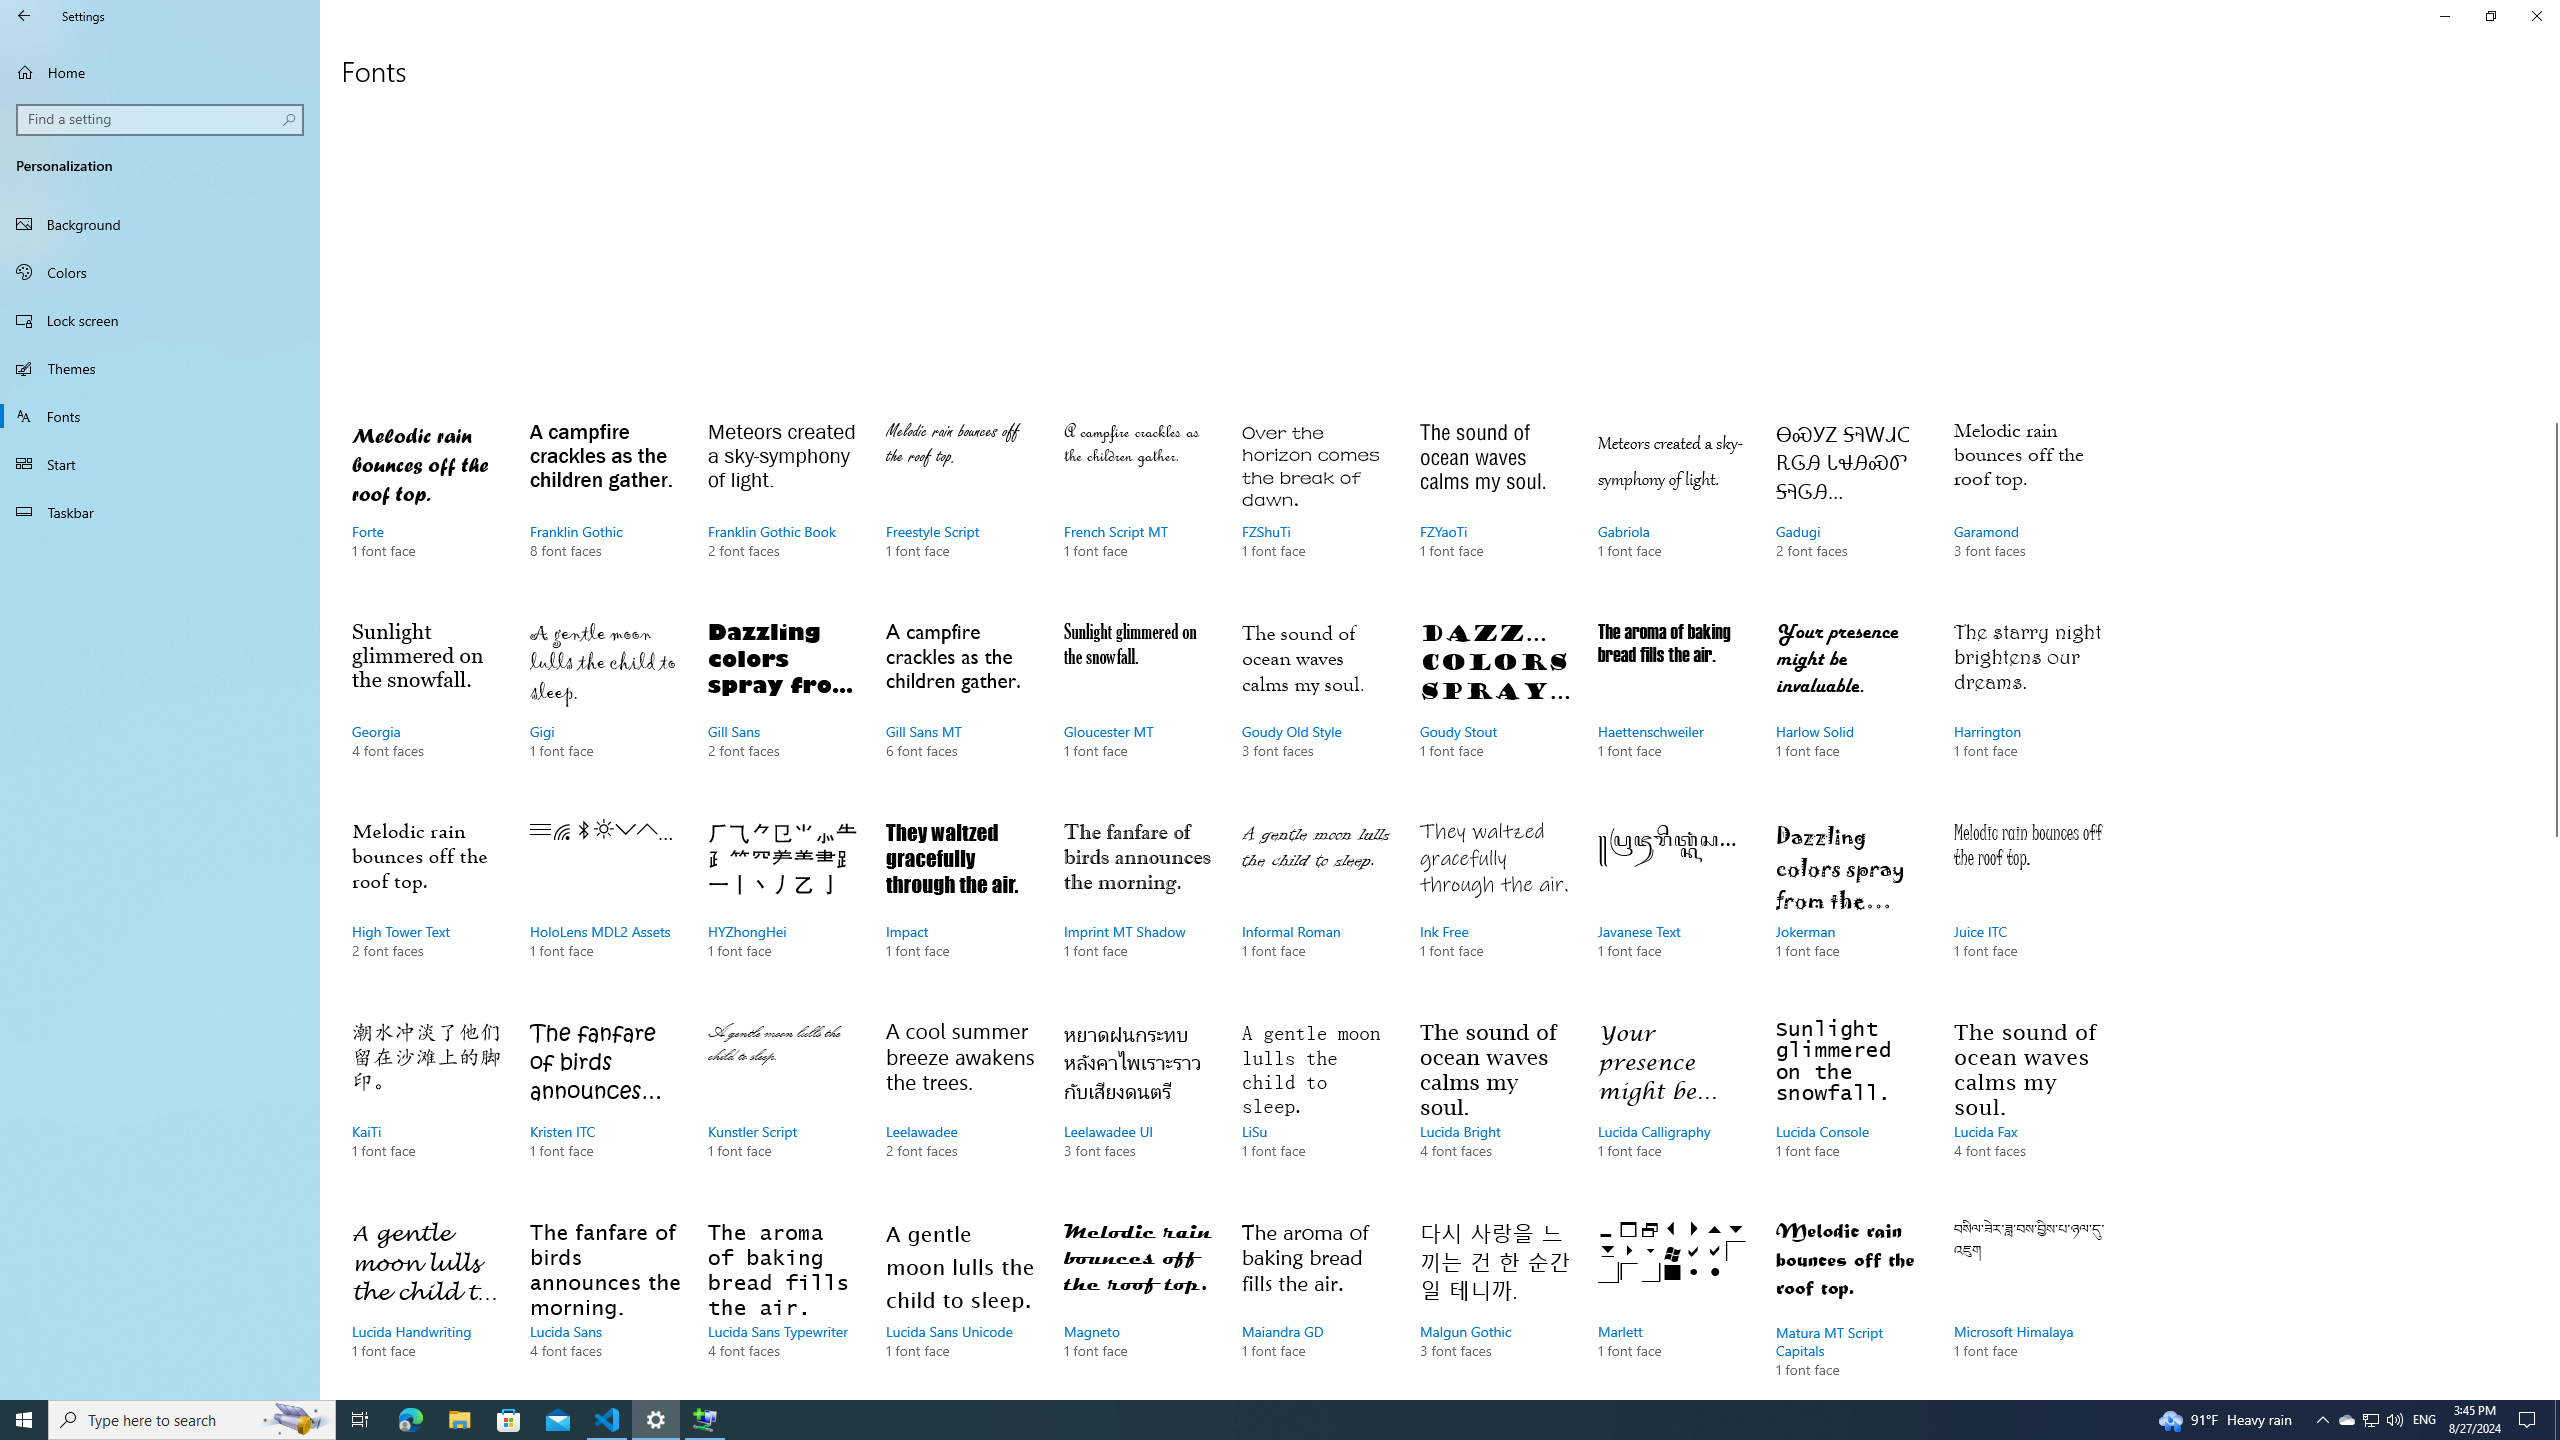 This screenshot has height=1440, width=2560. I want to click on 'Franklin Gothic Book, 2 font faces', so click(782, 509).